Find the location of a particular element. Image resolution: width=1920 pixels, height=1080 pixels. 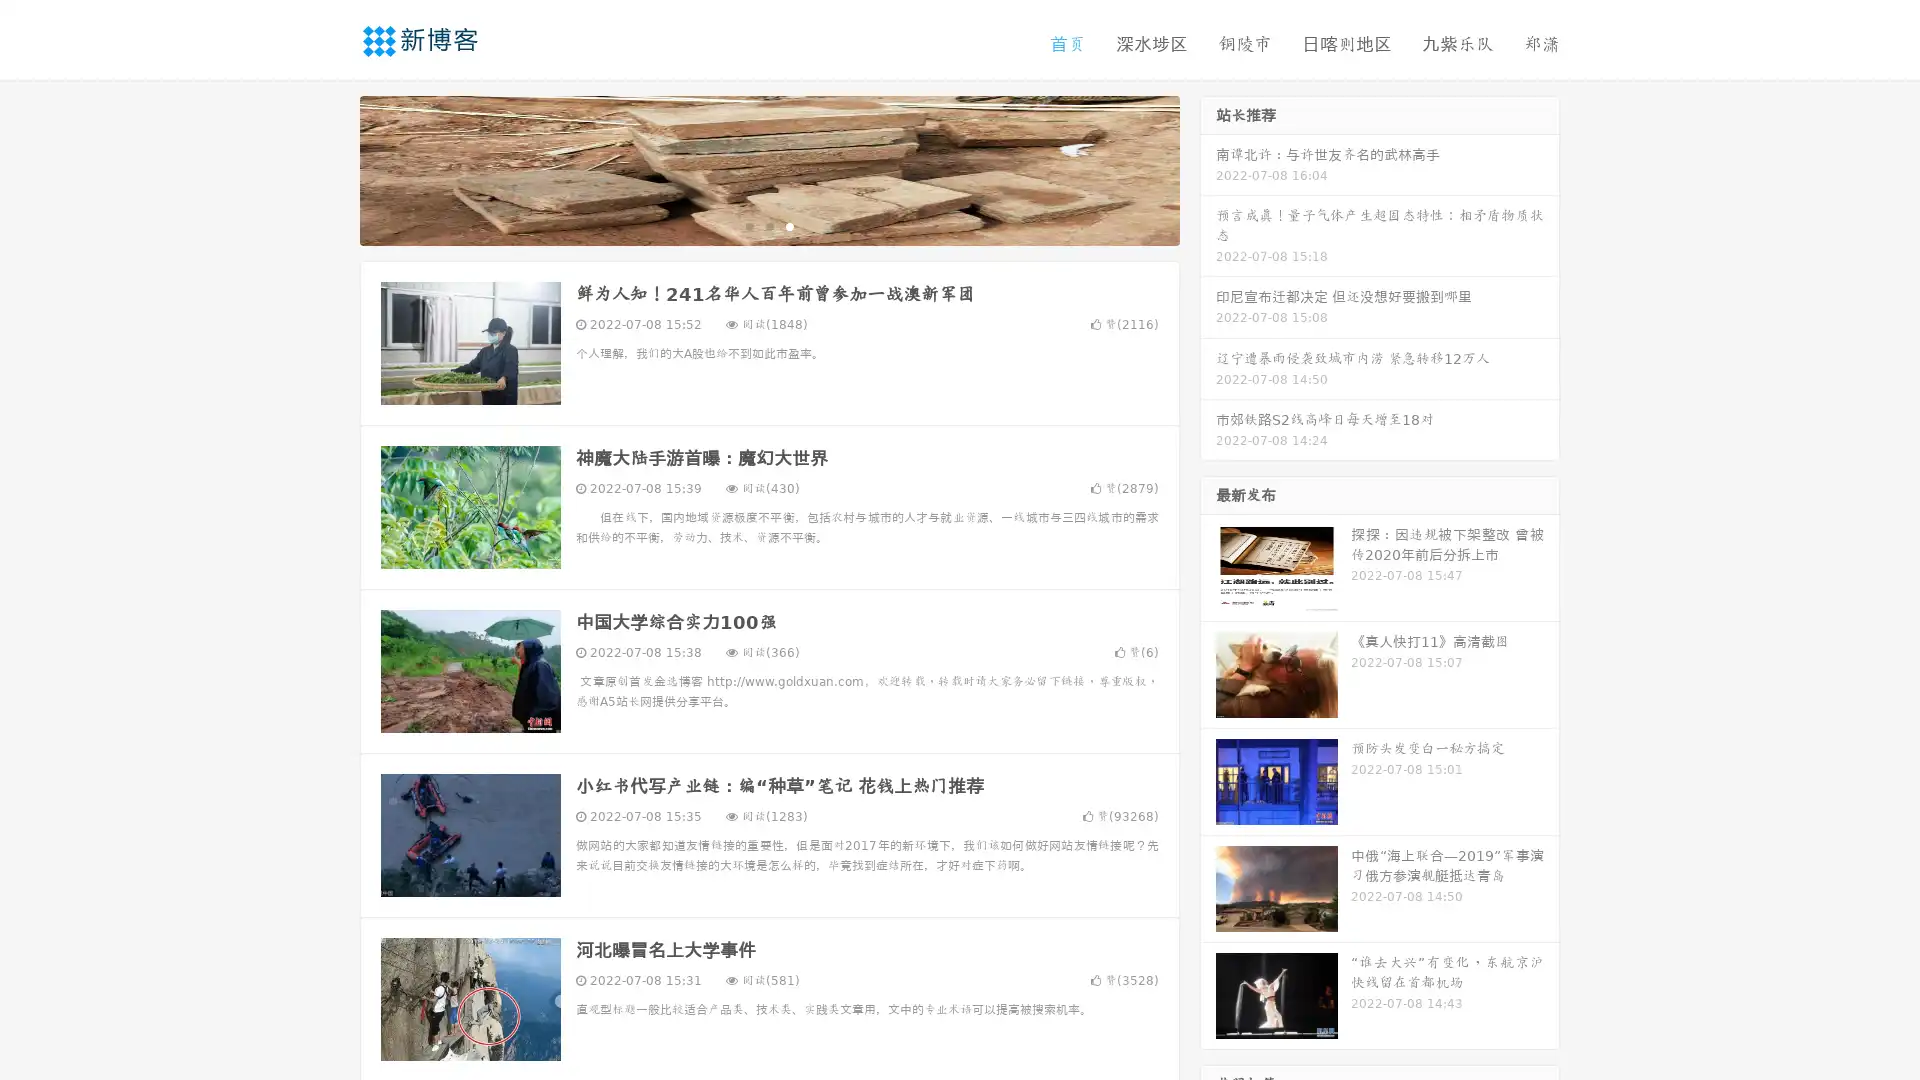

Previous slide is located at coordinates (330, 168).